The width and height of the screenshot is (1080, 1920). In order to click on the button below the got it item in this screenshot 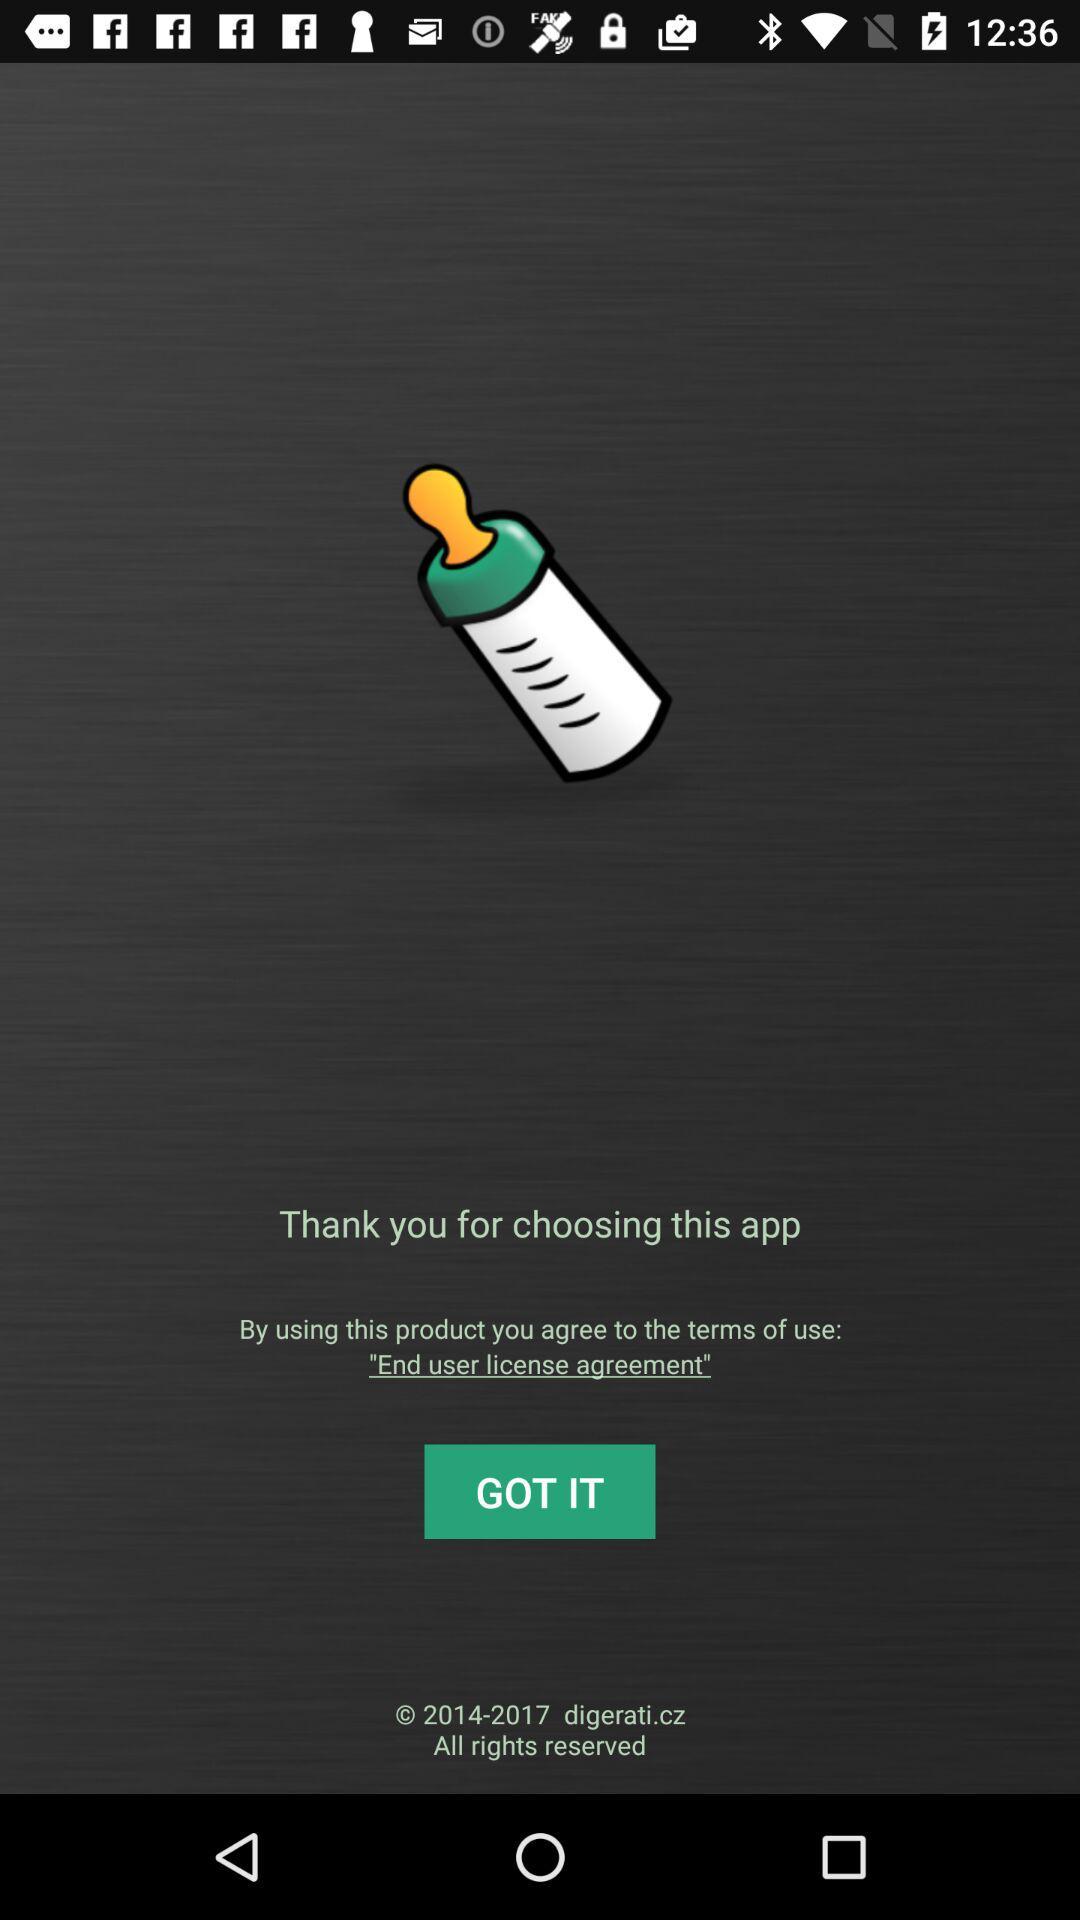, I will do `click(540, 1728)`.